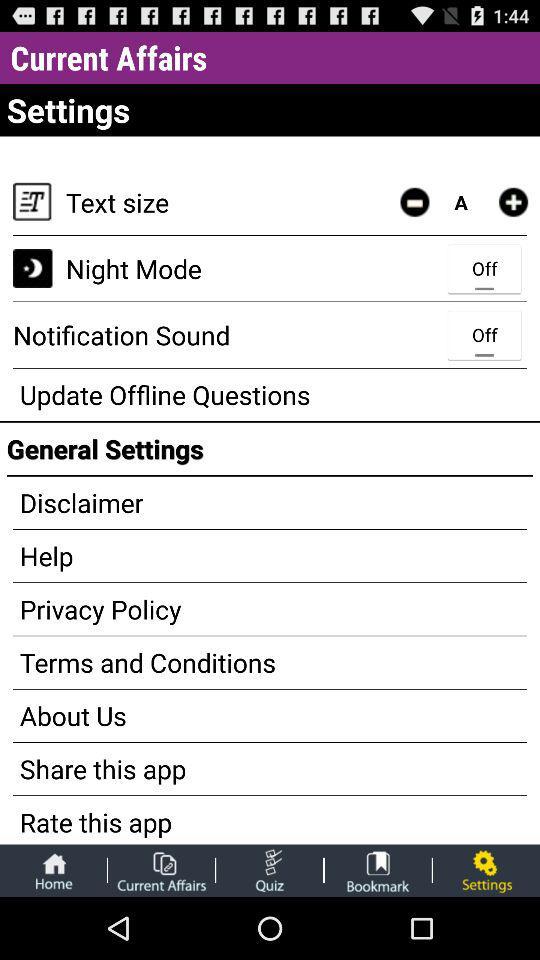 The image size is (540, 960). What do you see at coordinates (378, 869) in the screenshot?
I see `shows bookmarked items` at bounding box center [378, 869].